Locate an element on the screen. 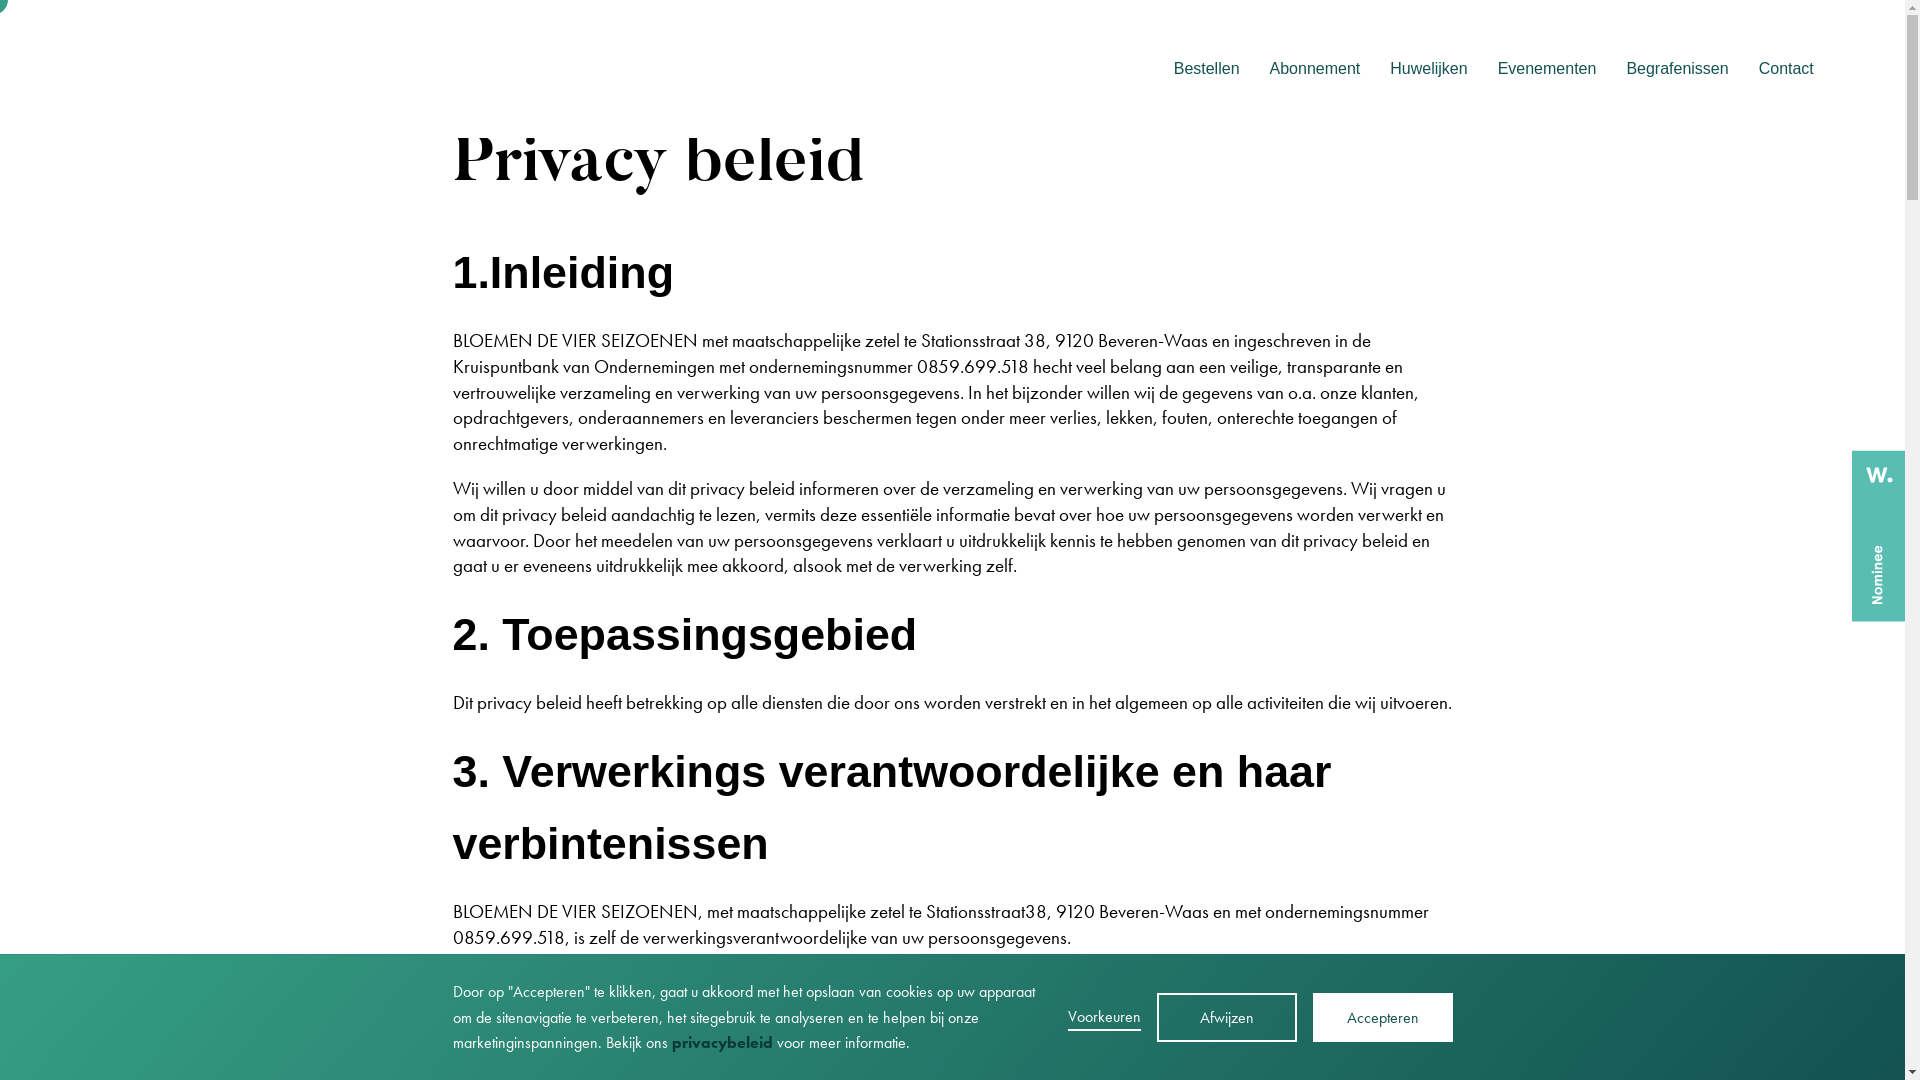 This screenshot has height=1080, width=1920. 'Abonnement' is located at coordinates (1315, 68).